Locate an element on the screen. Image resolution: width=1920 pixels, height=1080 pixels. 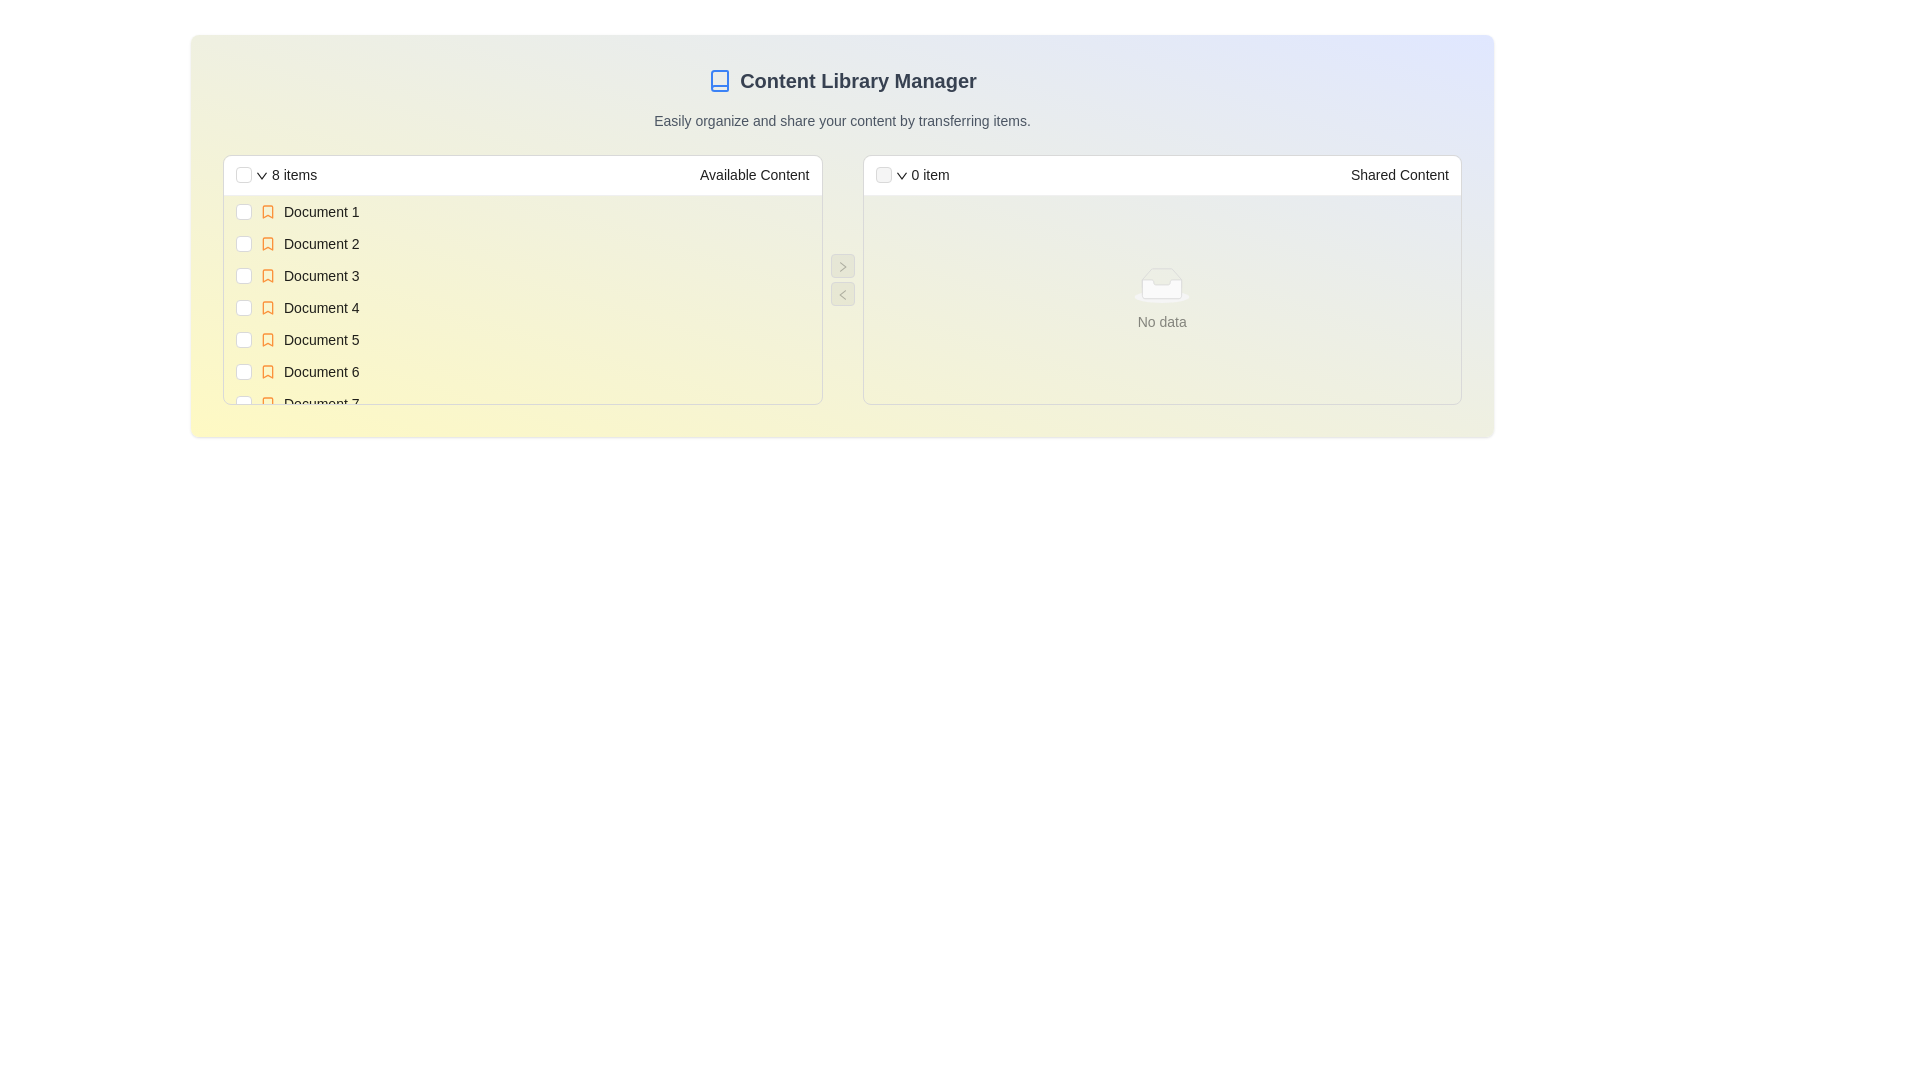
the checkbox that allows users to select or deselect the item labeled 'Document 4' is located at coordinates (243, 308).